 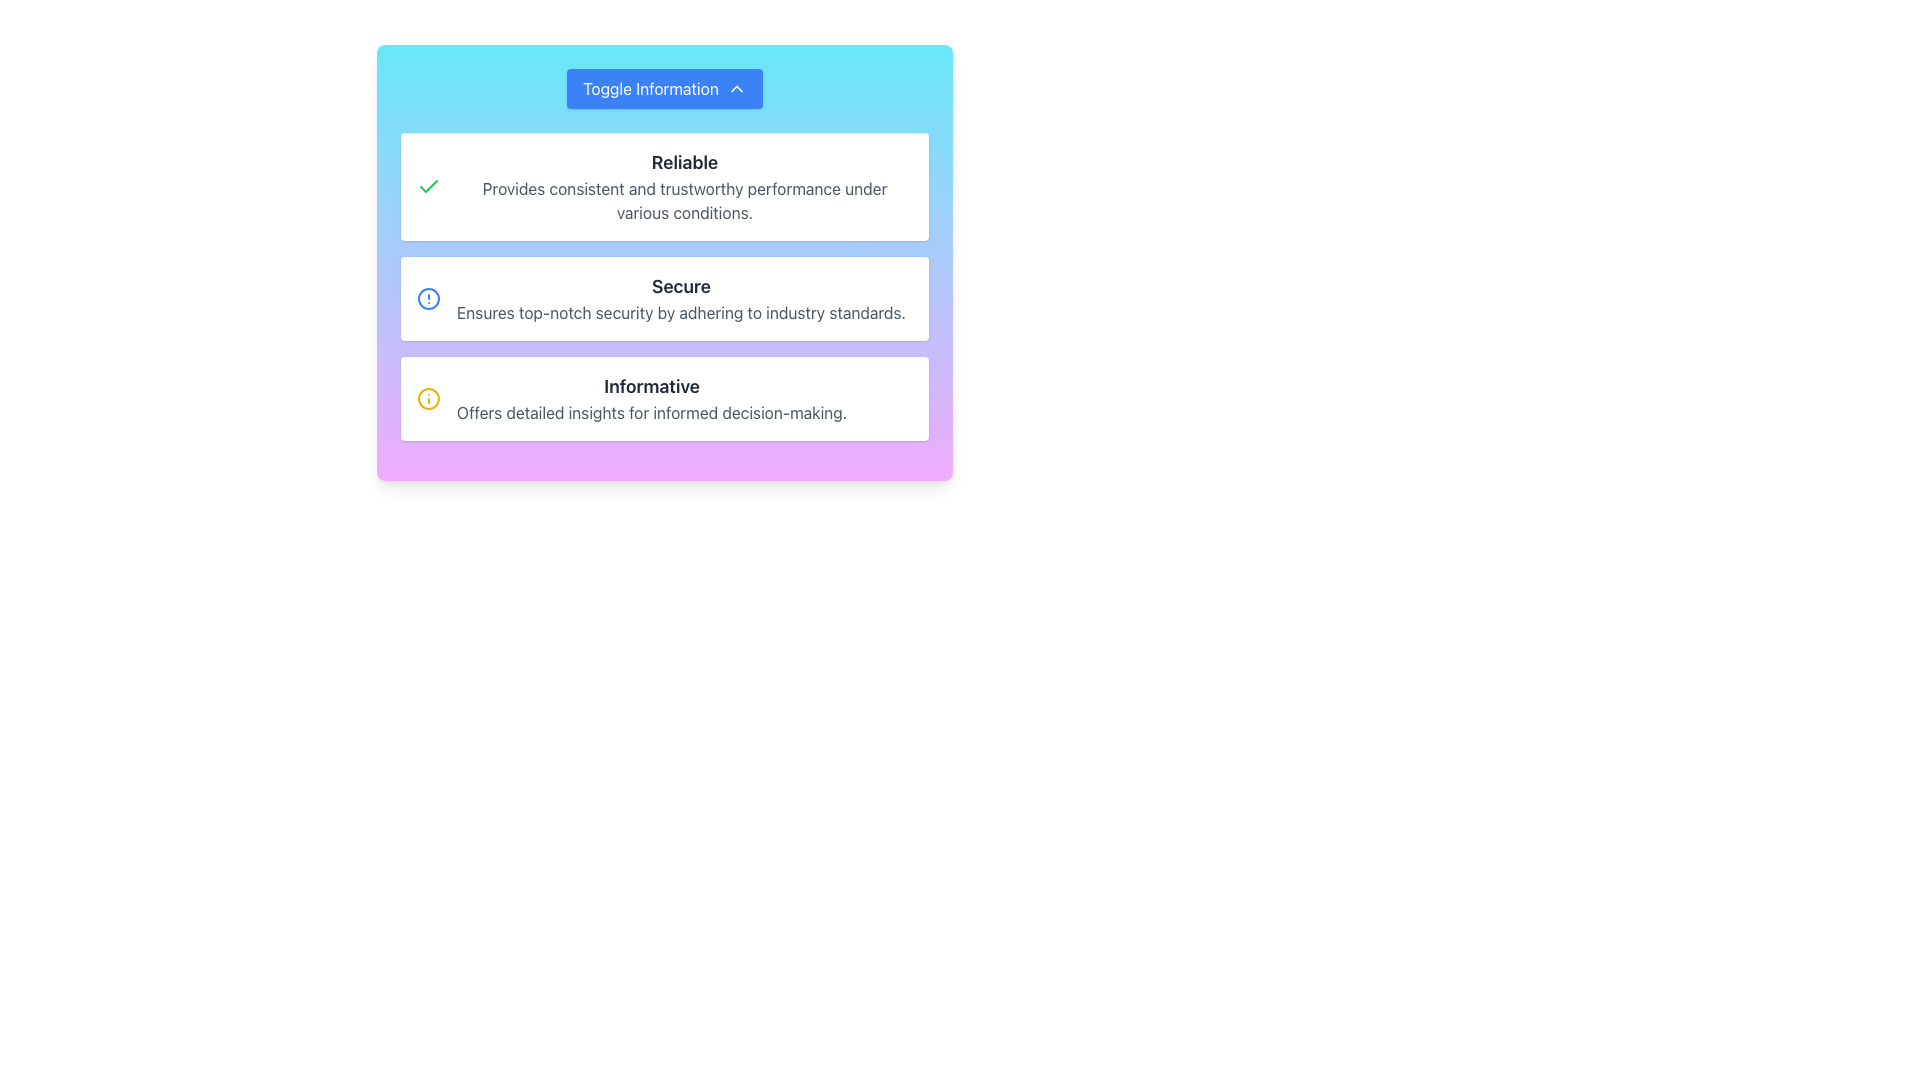 I want to click on the SVG Circle indicator located in the 'Secure' section of the panel, which is positioned to the left of the text content, so click(x=427, y=299).